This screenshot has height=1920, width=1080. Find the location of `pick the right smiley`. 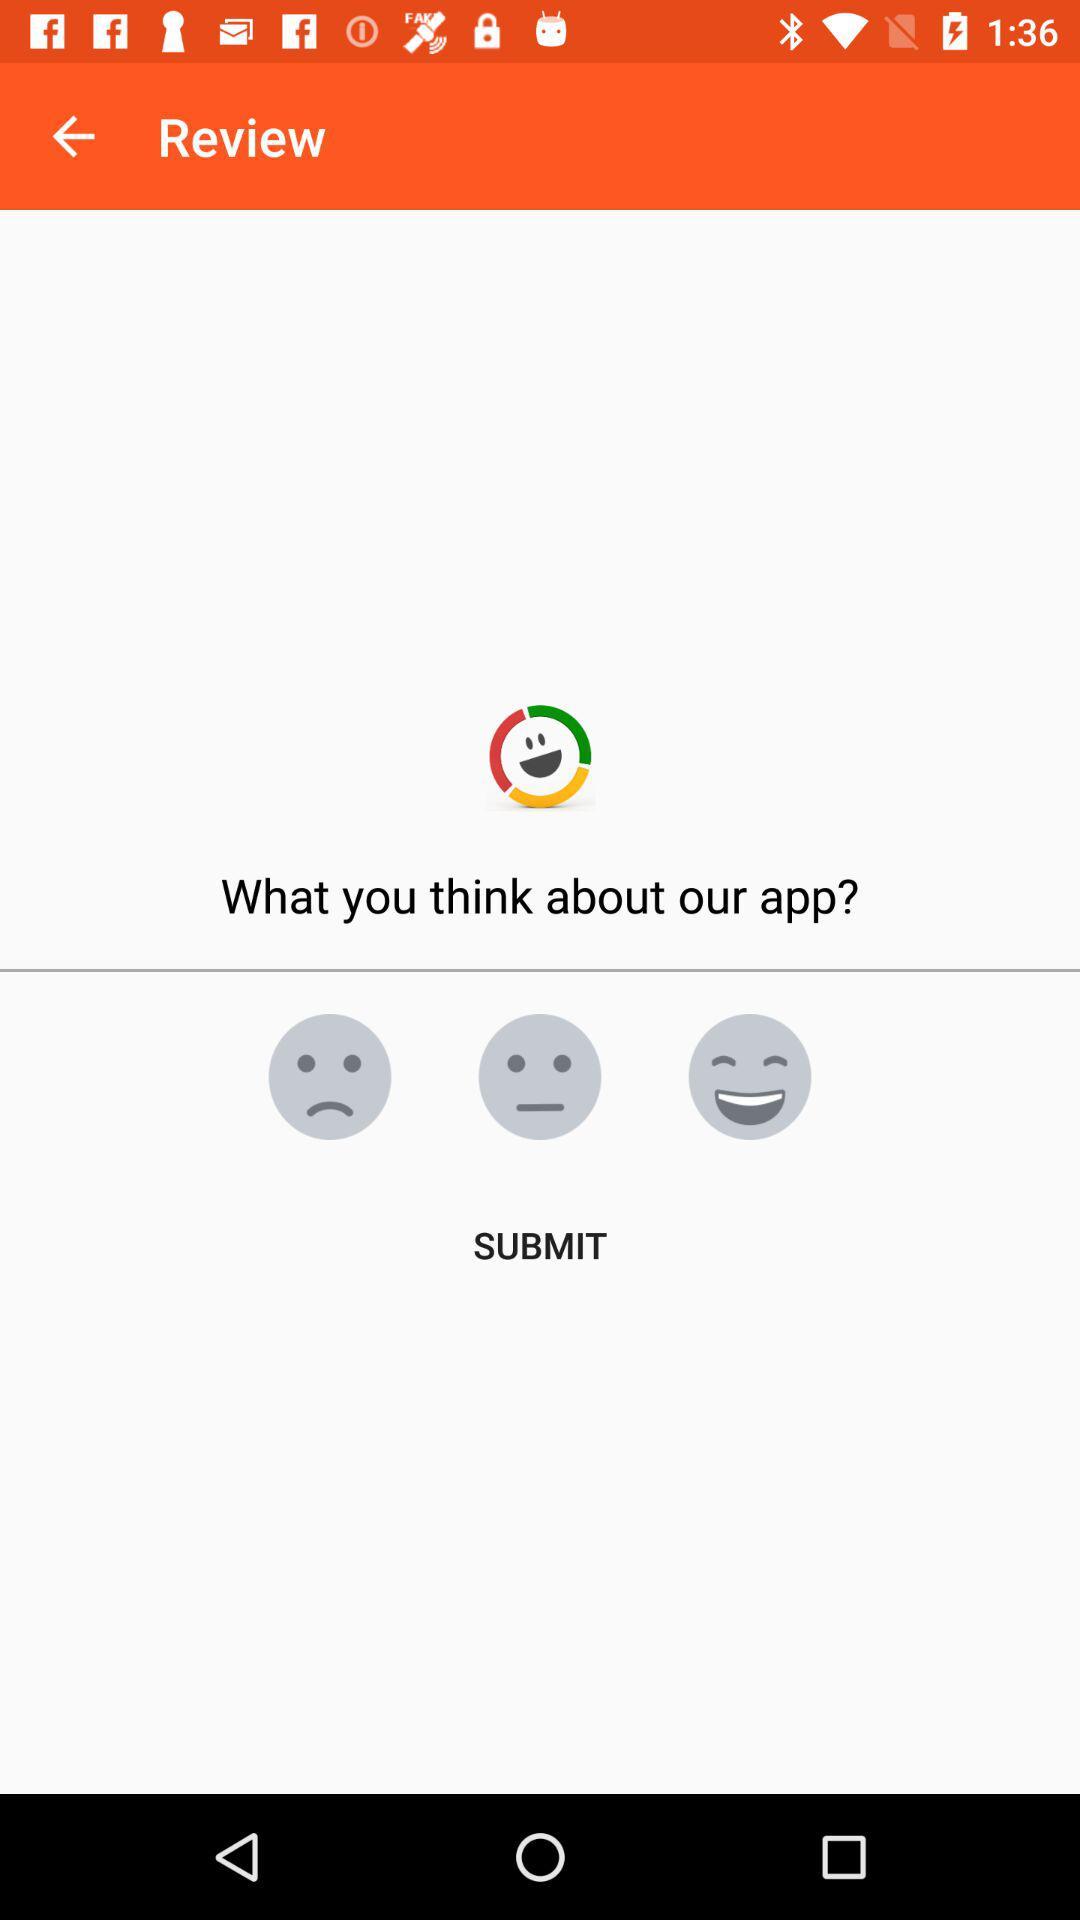

pick the right smiley is located at coordinates (329, 1075).